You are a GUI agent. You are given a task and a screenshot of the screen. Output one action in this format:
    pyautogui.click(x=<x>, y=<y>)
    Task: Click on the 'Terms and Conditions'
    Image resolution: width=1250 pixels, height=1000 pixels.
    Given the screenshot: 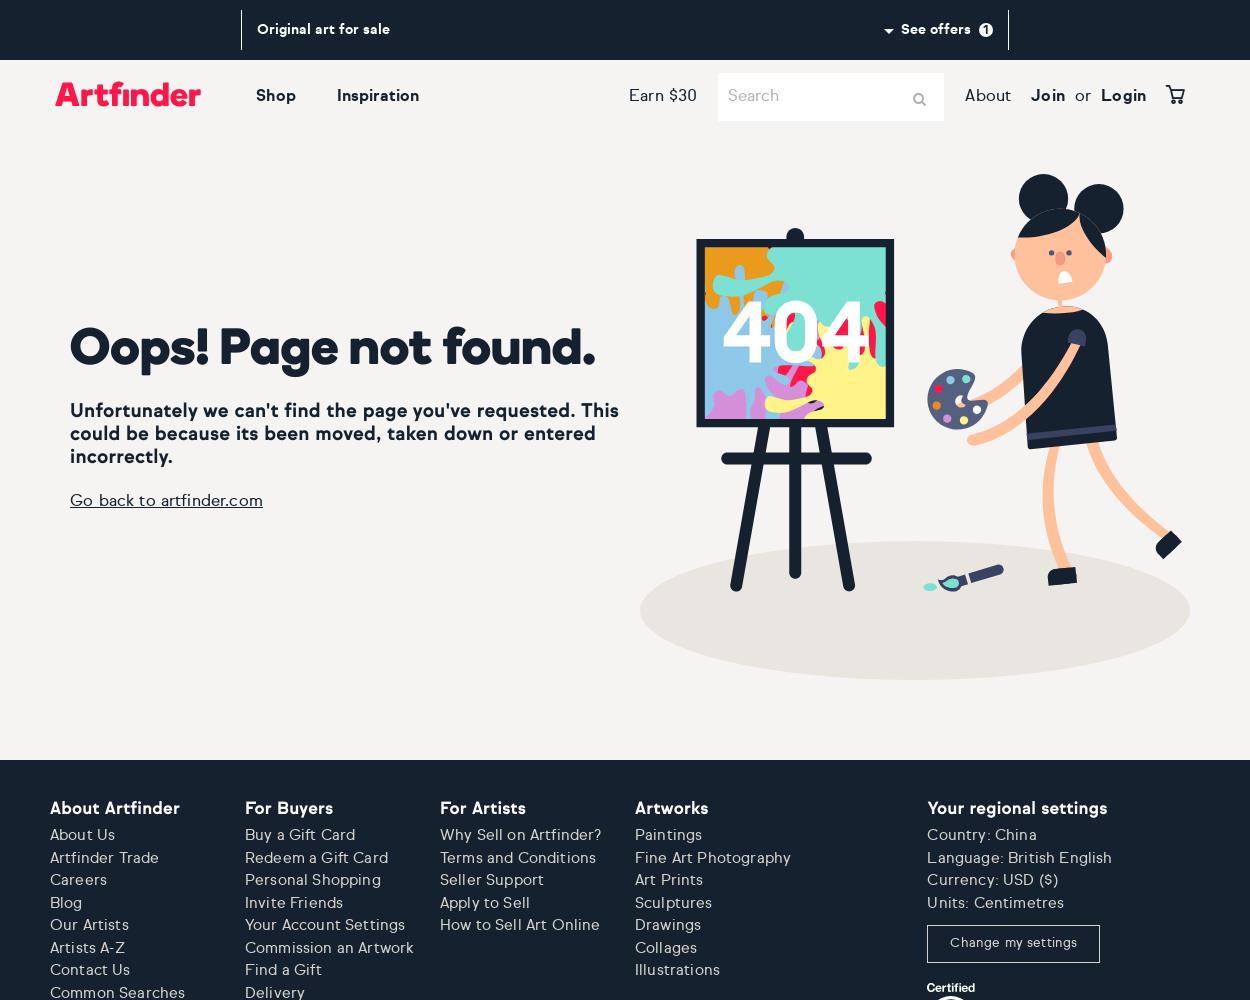 What is the action you would take?
    pyautogui.click(x=518, y=856)
    